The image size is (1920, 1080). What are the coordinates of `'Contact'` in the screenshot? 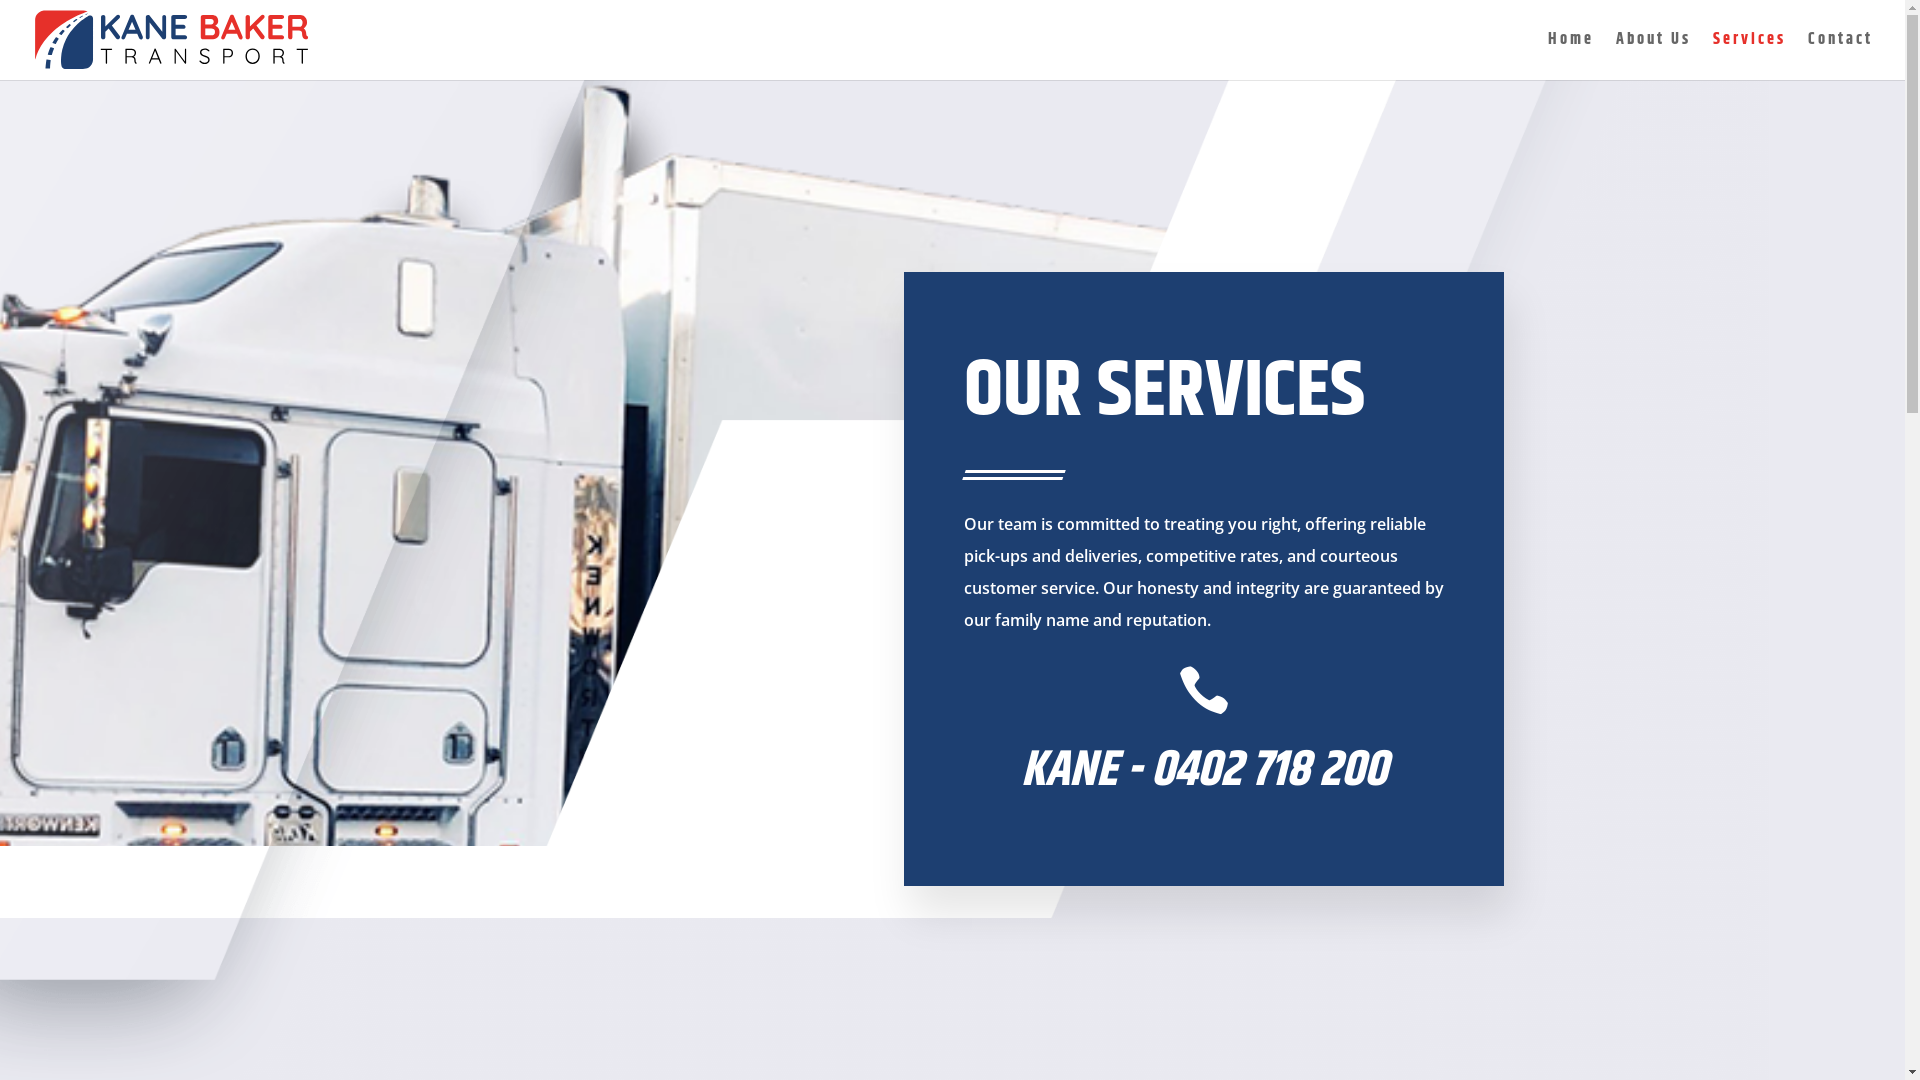 It's located at (1840, 55).